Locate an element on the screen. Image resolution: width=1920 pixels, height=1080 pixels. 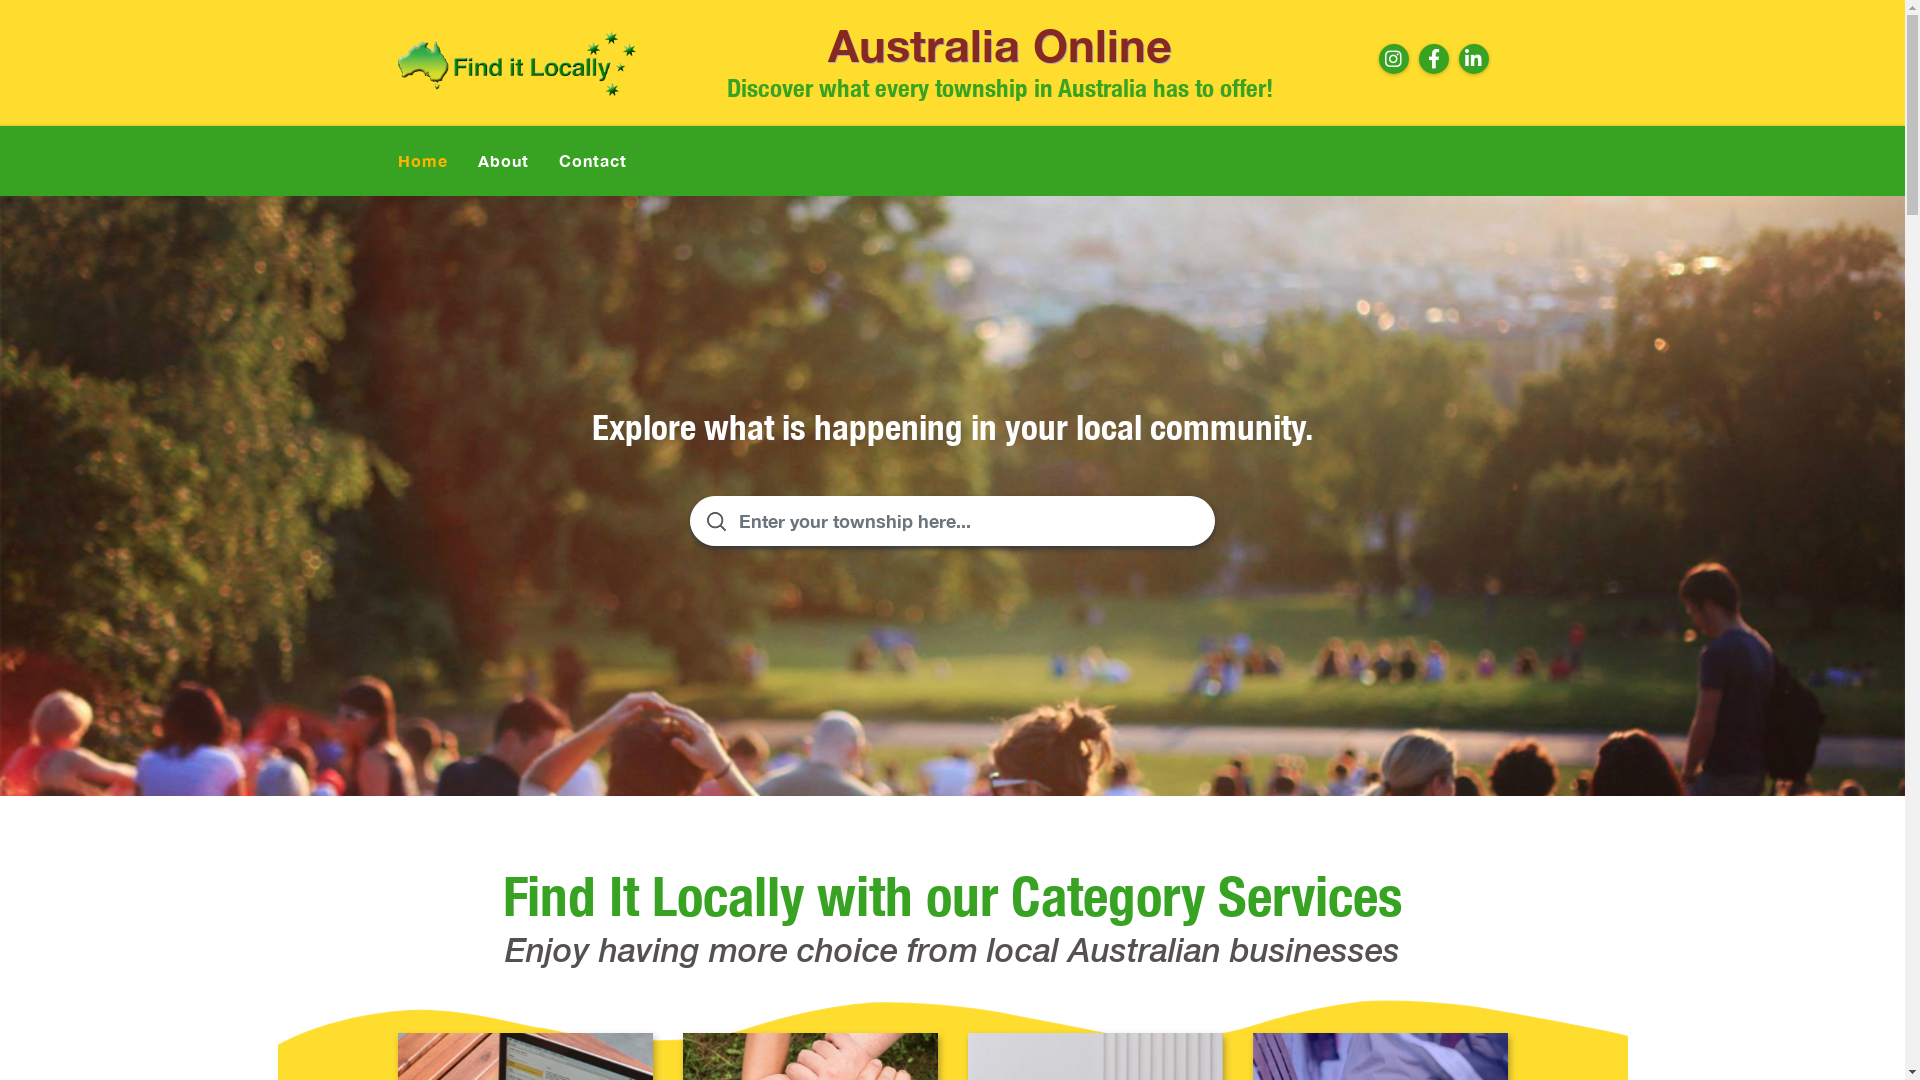
'Contact' is located at coordinates (590, 160).